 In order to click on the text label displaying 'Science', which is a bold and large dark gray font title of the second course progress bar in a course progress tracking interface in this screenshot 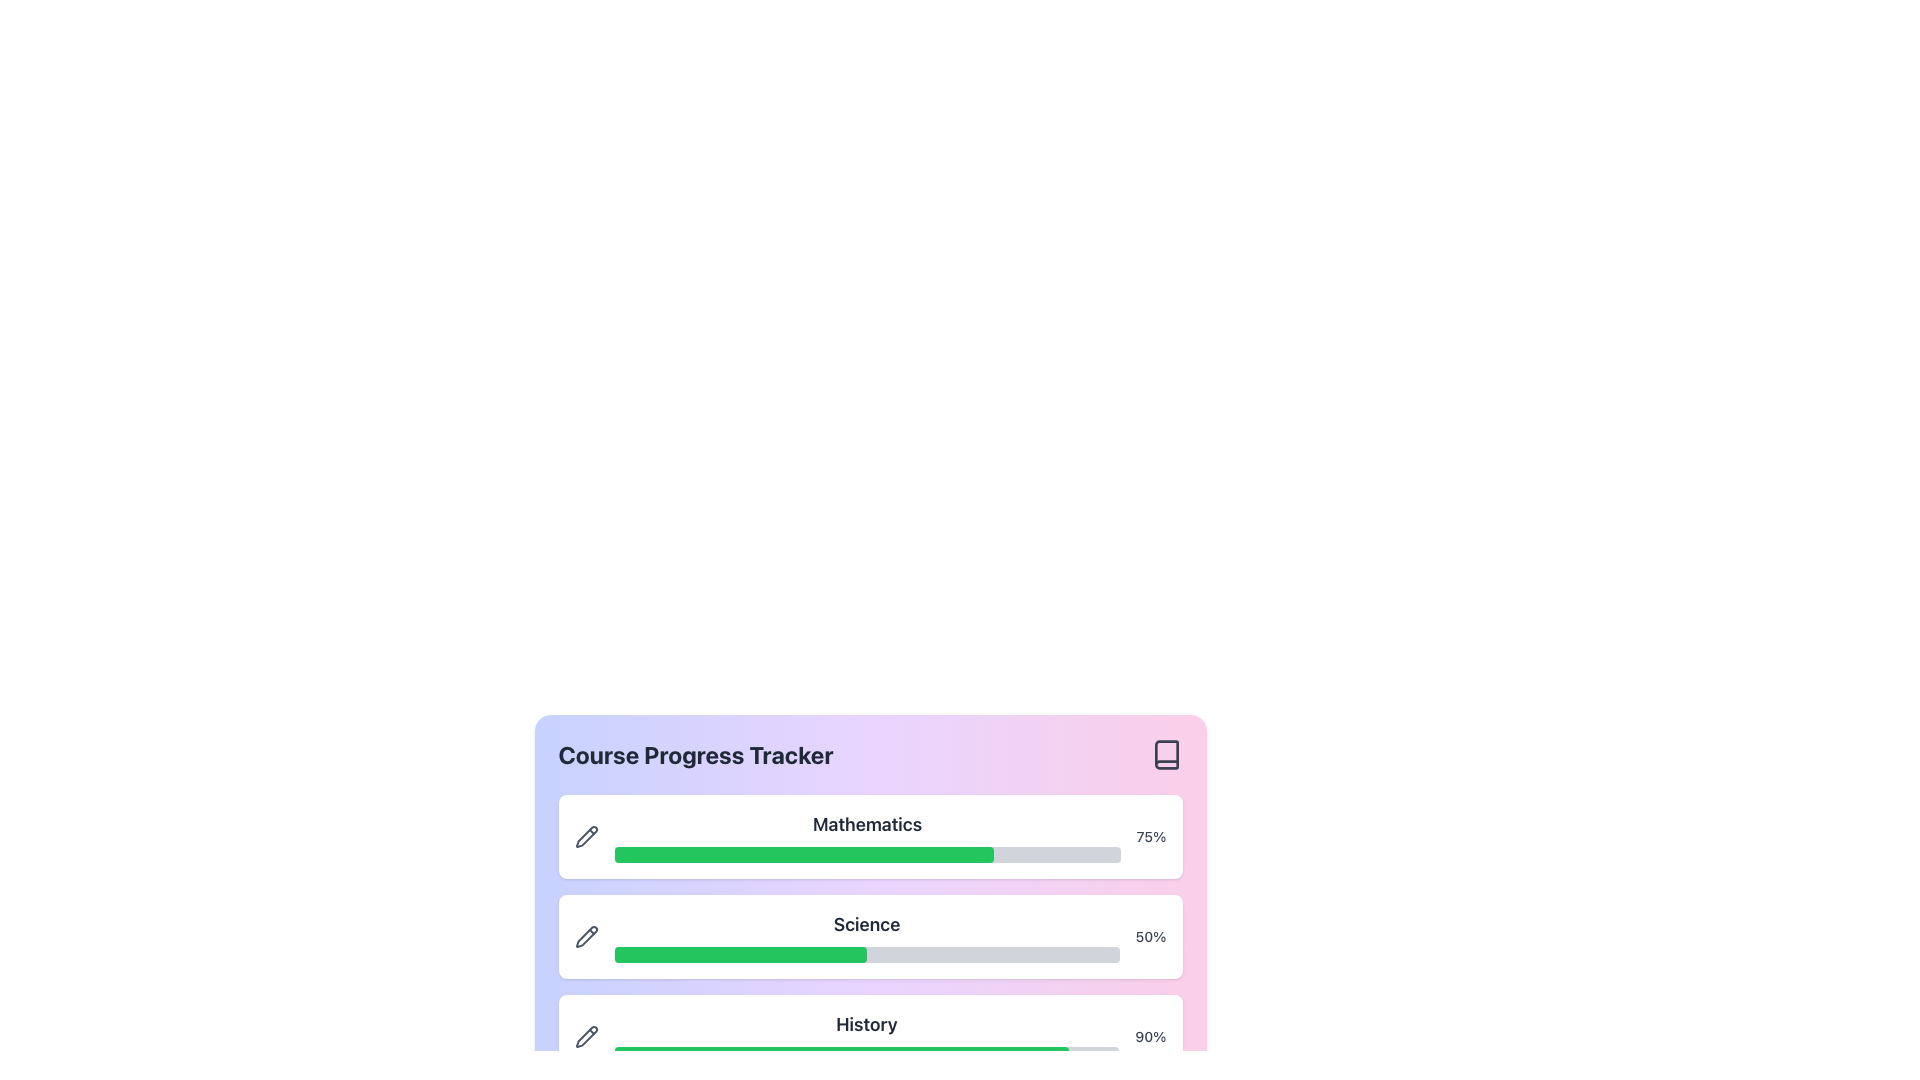, I will do `click(867, 925)`.